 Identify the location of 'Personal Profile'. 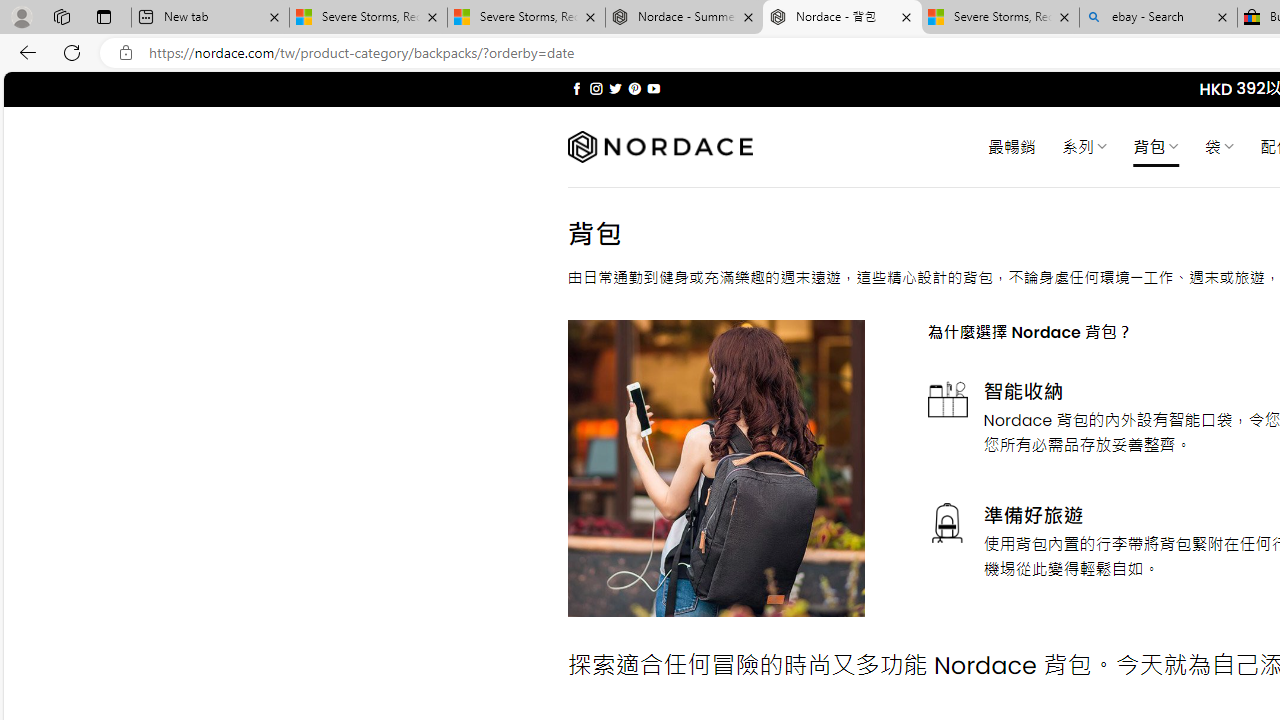
(21, 16).